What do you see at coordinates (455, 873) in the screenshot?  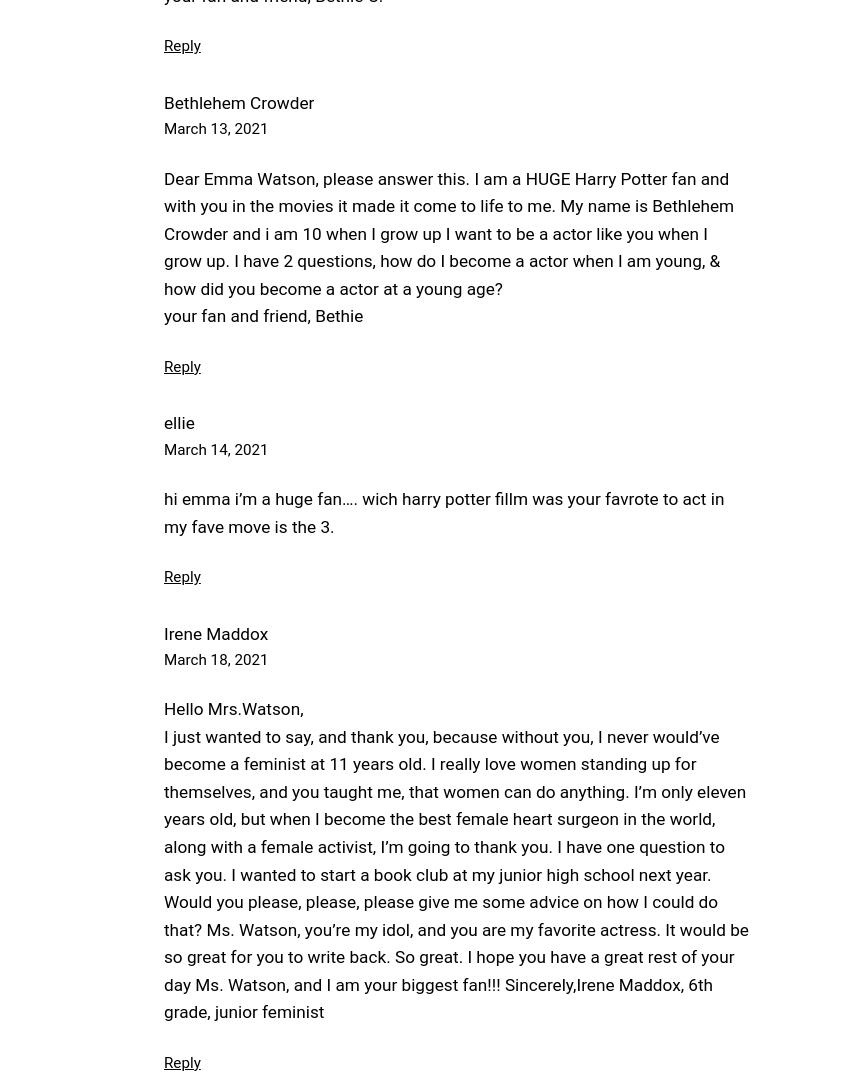 I see `'I just wanted to say, and thank you, because without you, I never would’ve become a feminist at 11 years old. I really love women standing up for themselves, and you taught me, that women can do anything. I’m only eleven years old, but when I become the best female heart surgeon in the world, along with a female activist, I’m going to thank you. I have one question to ask you. I wanted to start a book club at my junior high school next year. Would you please, please, please give me some advice on how I could do that? Ms. Watson, you’re my idol, and you are my favorite actress. It would be so great for you to write back. So great. I hope you have a great rest of your day Ms. Watson, and I am your biggest fan!!! Sincerely,Irene Maddox, 6th grade, junior feminist'` at bounding box center [455, 873].